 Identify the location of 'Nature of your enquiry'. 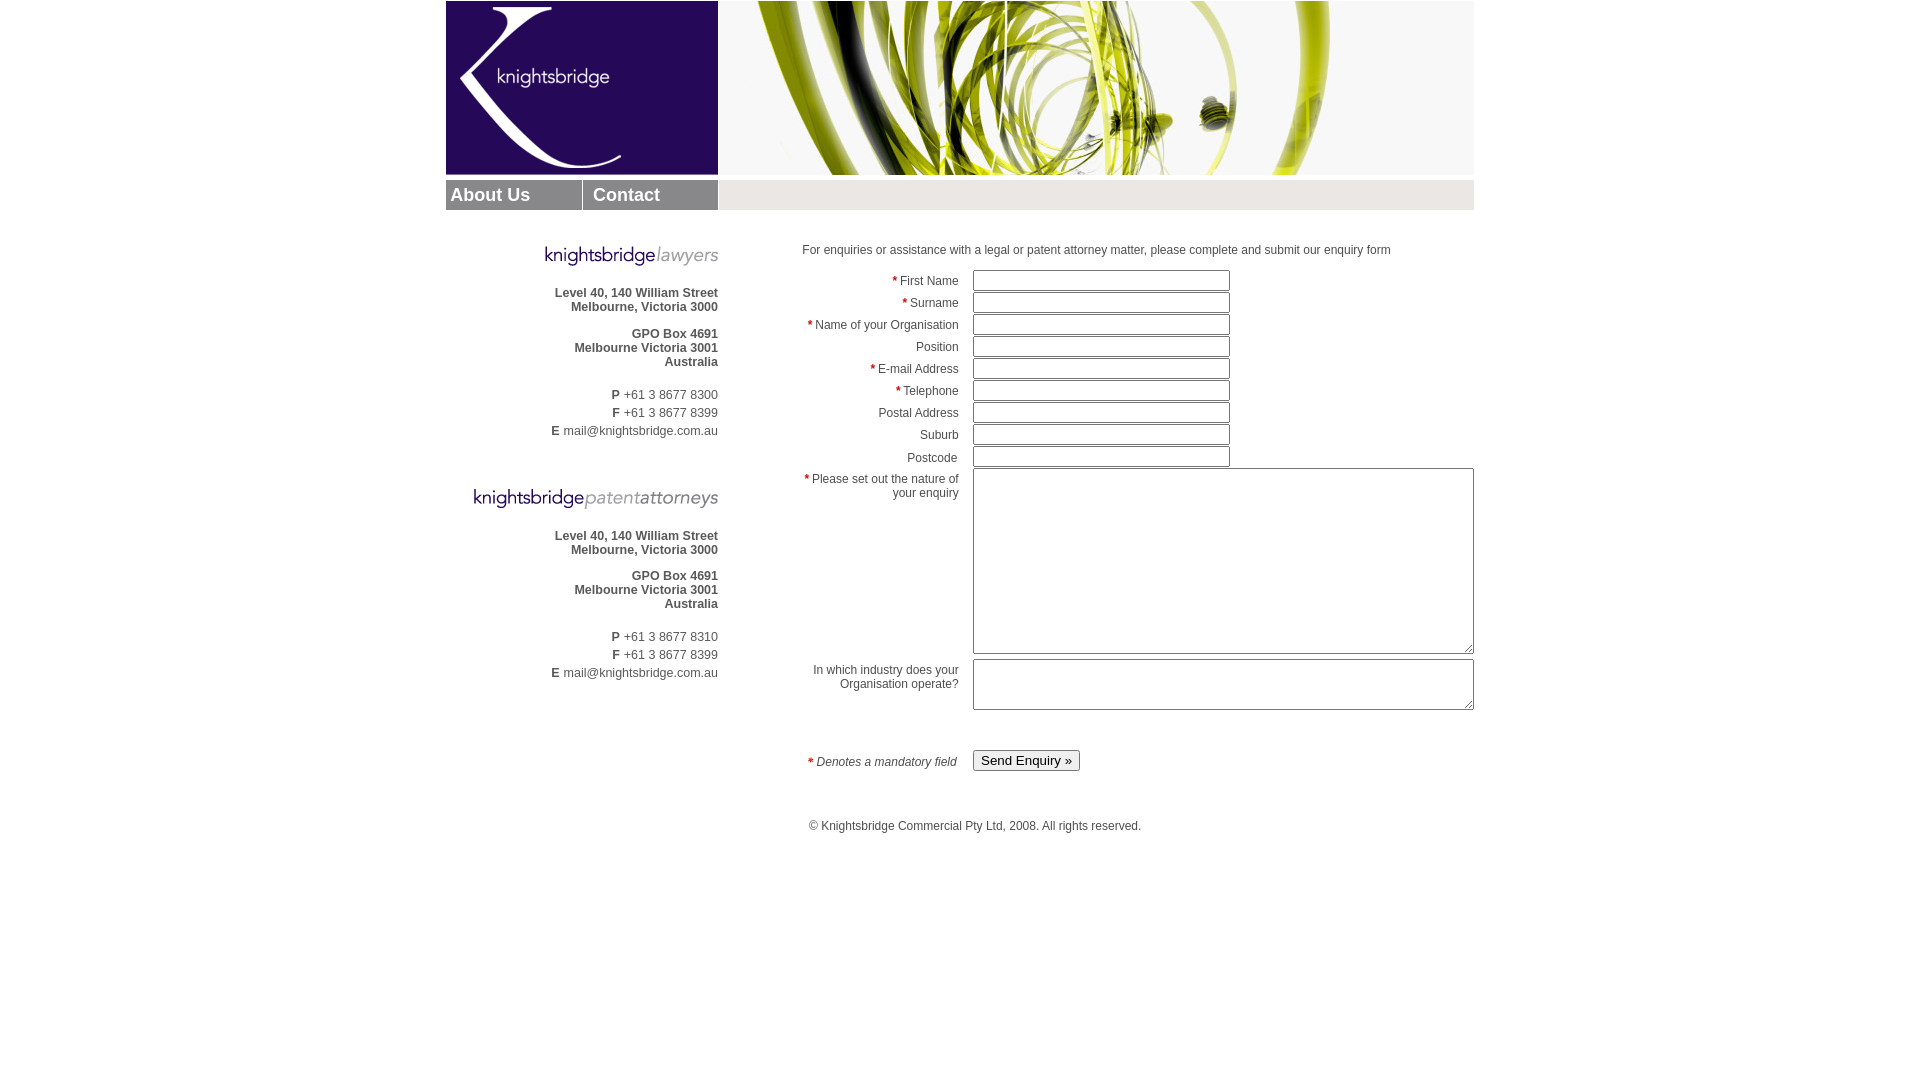
(1222, 560).